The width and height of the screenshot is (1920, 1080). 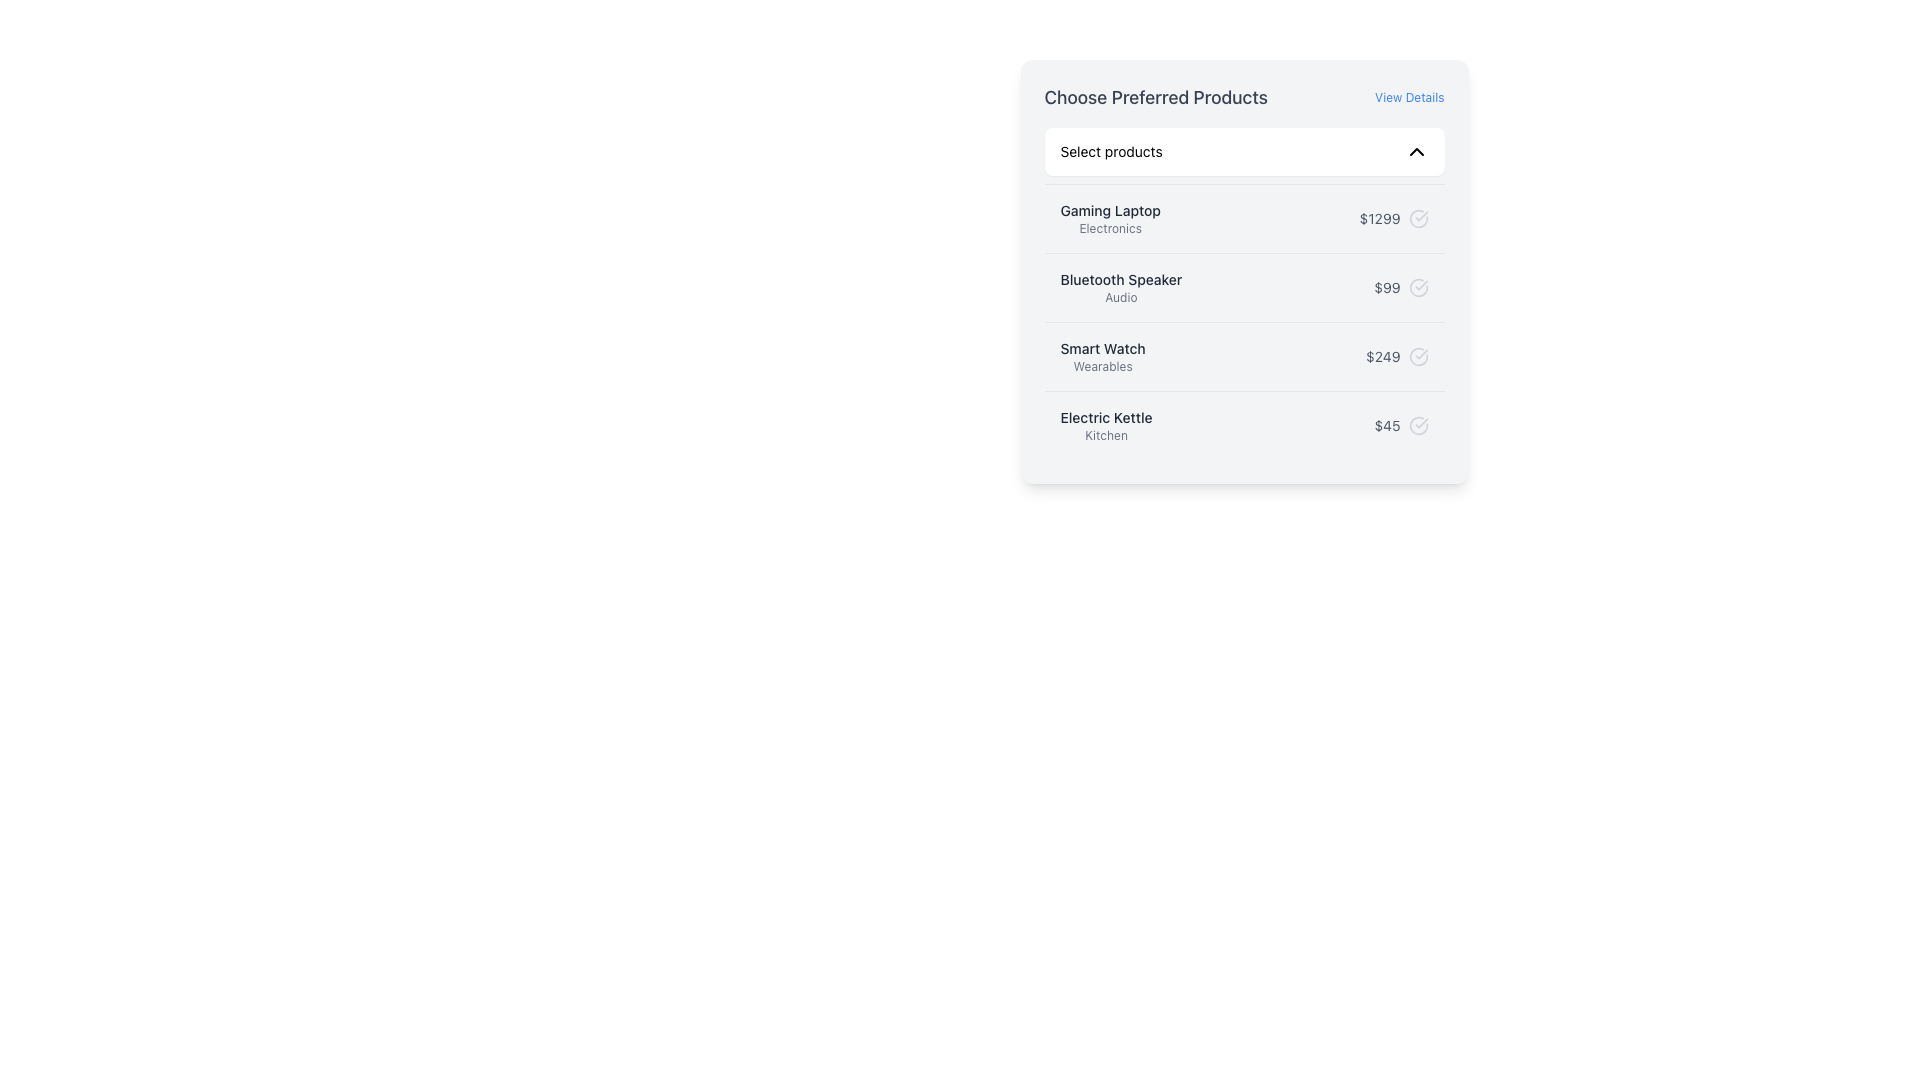 What do you see at coordinates (1386, 288) in the screenshot?
I see `the Text Label displaying '$99' in gray color, located to the left of a checkmark icon in the product list` at bounding box center [1386, 288].